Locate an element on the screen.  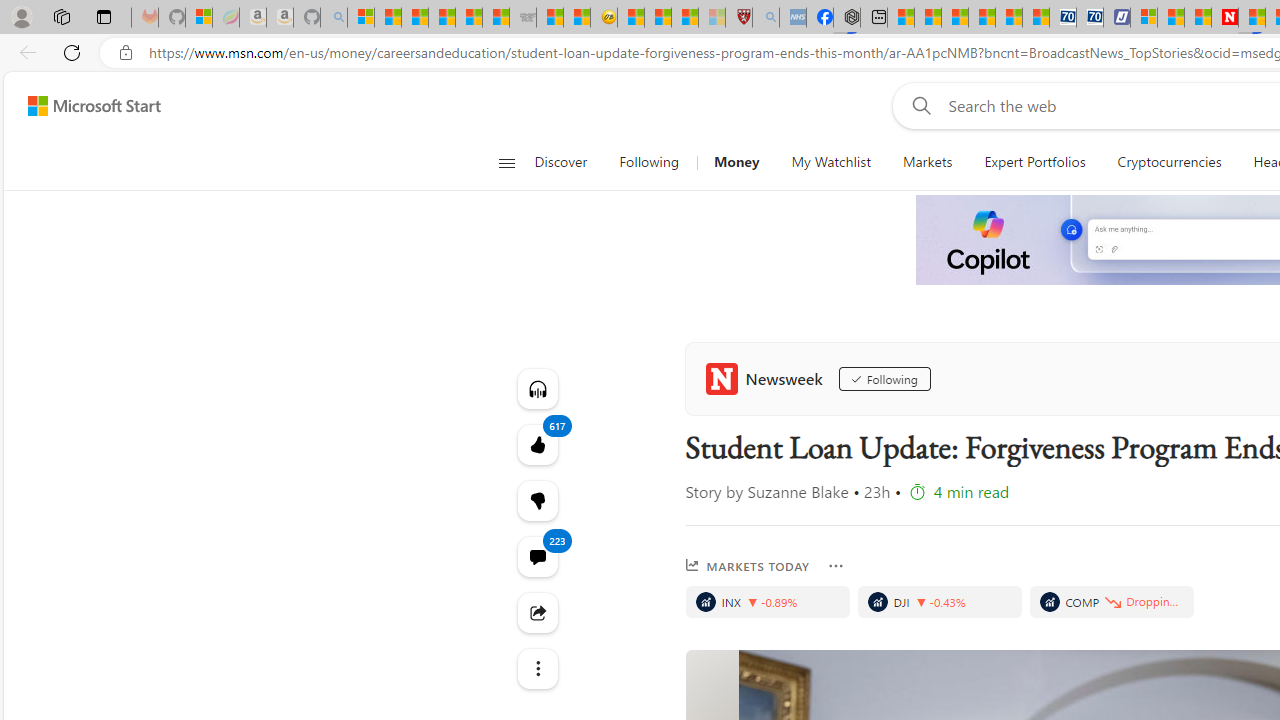
'12 Popular Science Lies that Must be Corrected - Sleeping' is located at coordinates (711, 17).